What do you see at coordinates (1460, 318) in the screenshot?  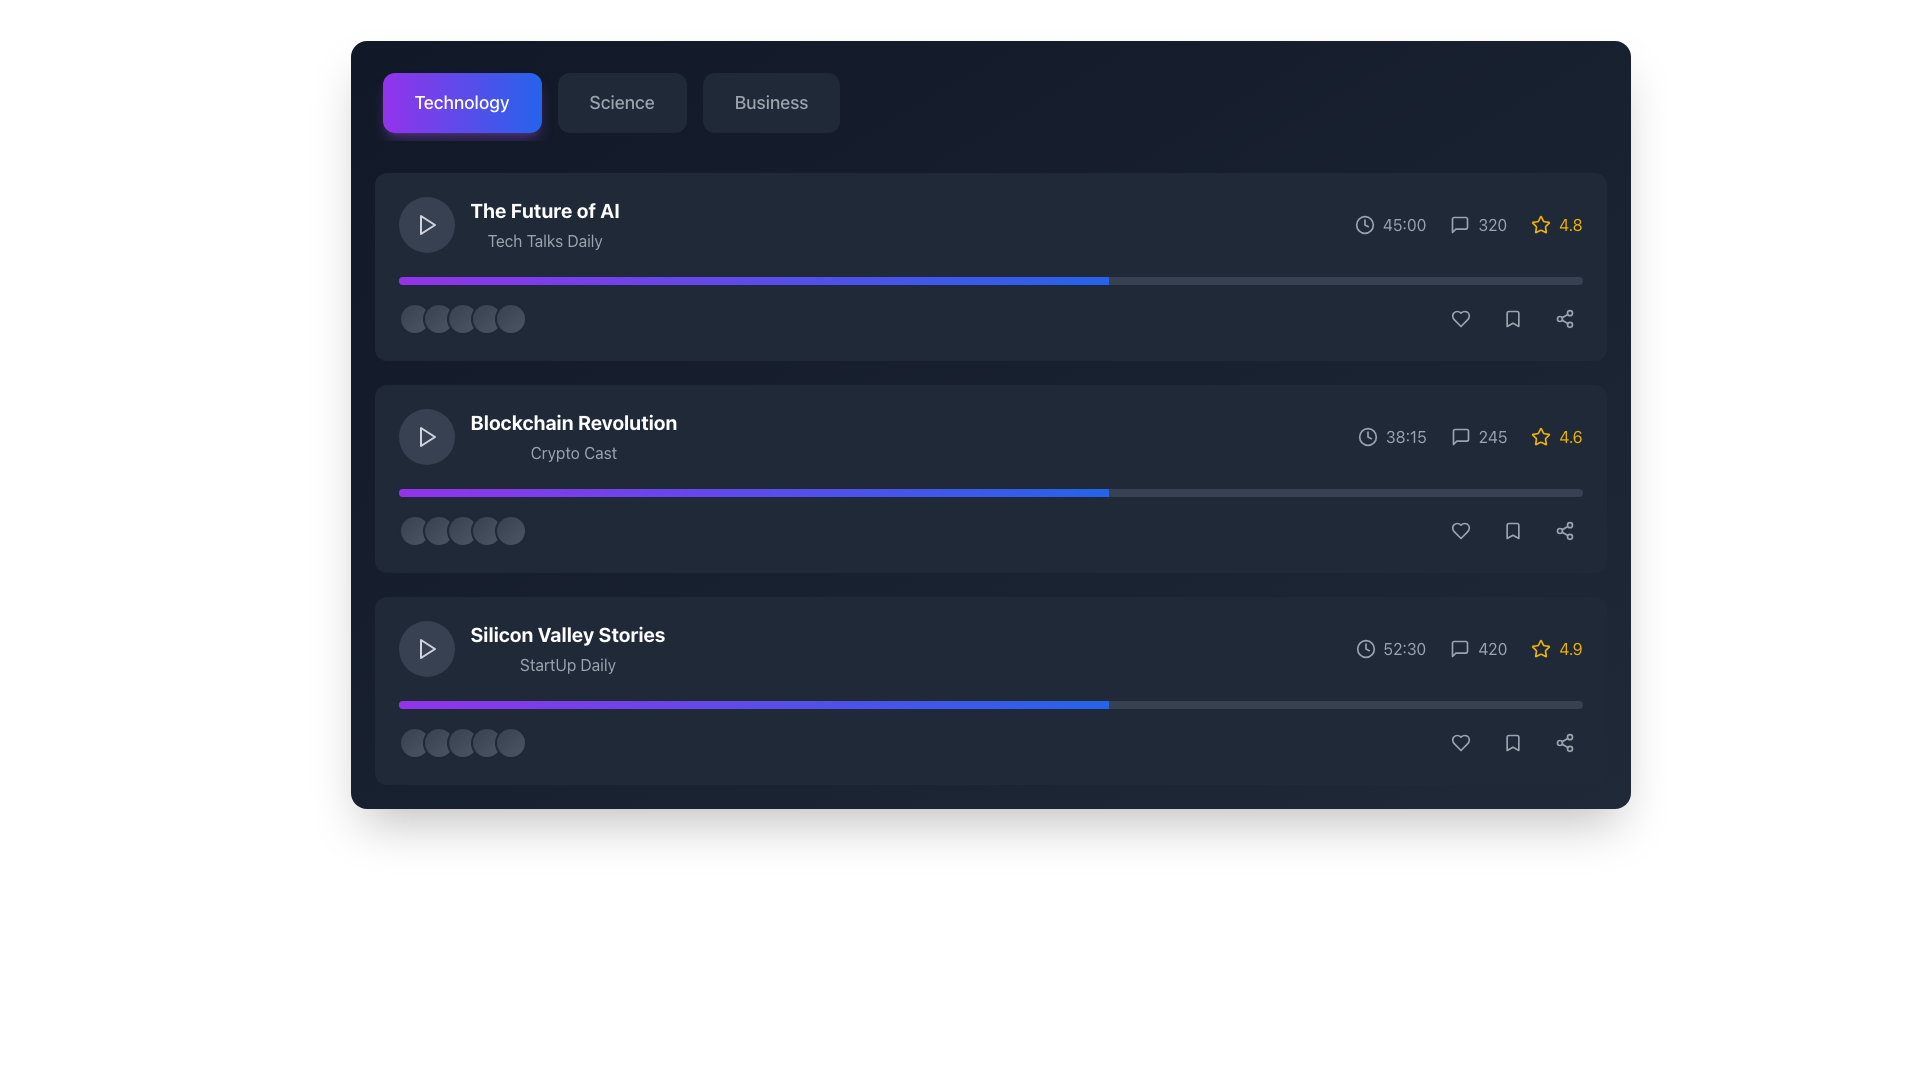 I see `the heart-shaped icon button with a hollow center and light gray outline, located in the second item of the action icons row` at bounding box center [1460, 318].